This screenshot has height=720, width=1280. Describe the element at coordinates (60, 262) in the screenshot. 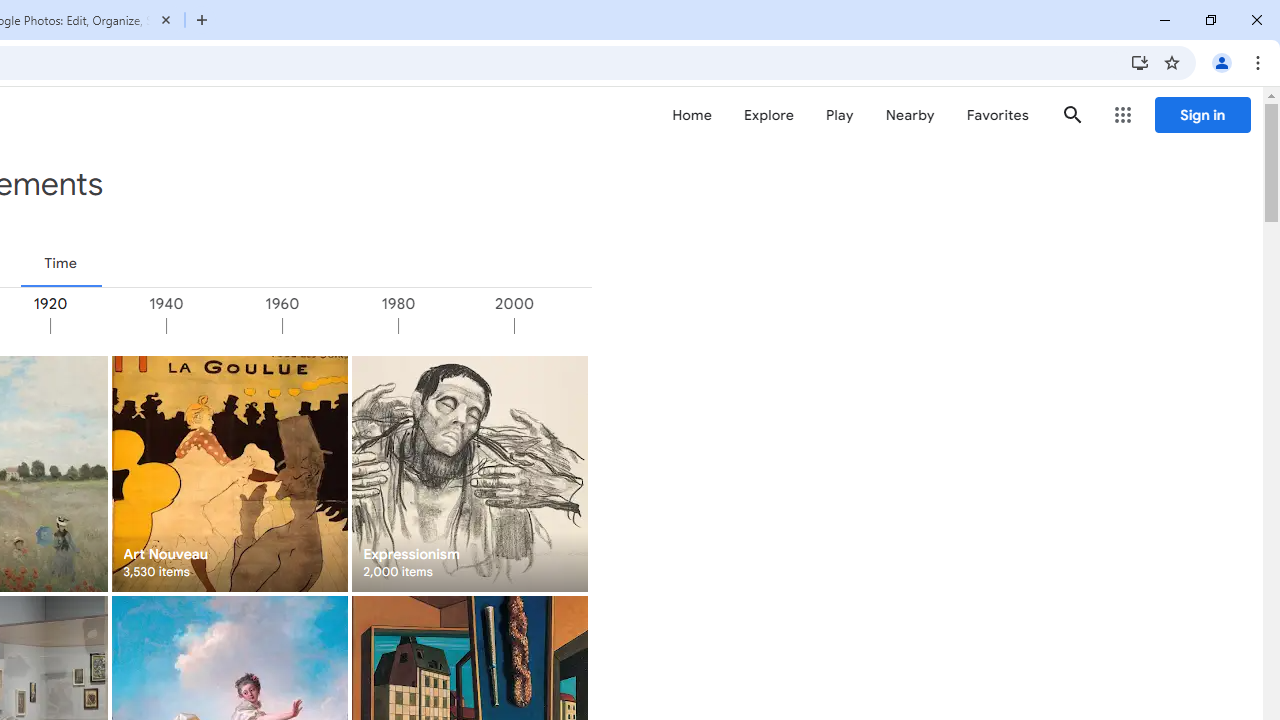

I see `'Time'` at that location.